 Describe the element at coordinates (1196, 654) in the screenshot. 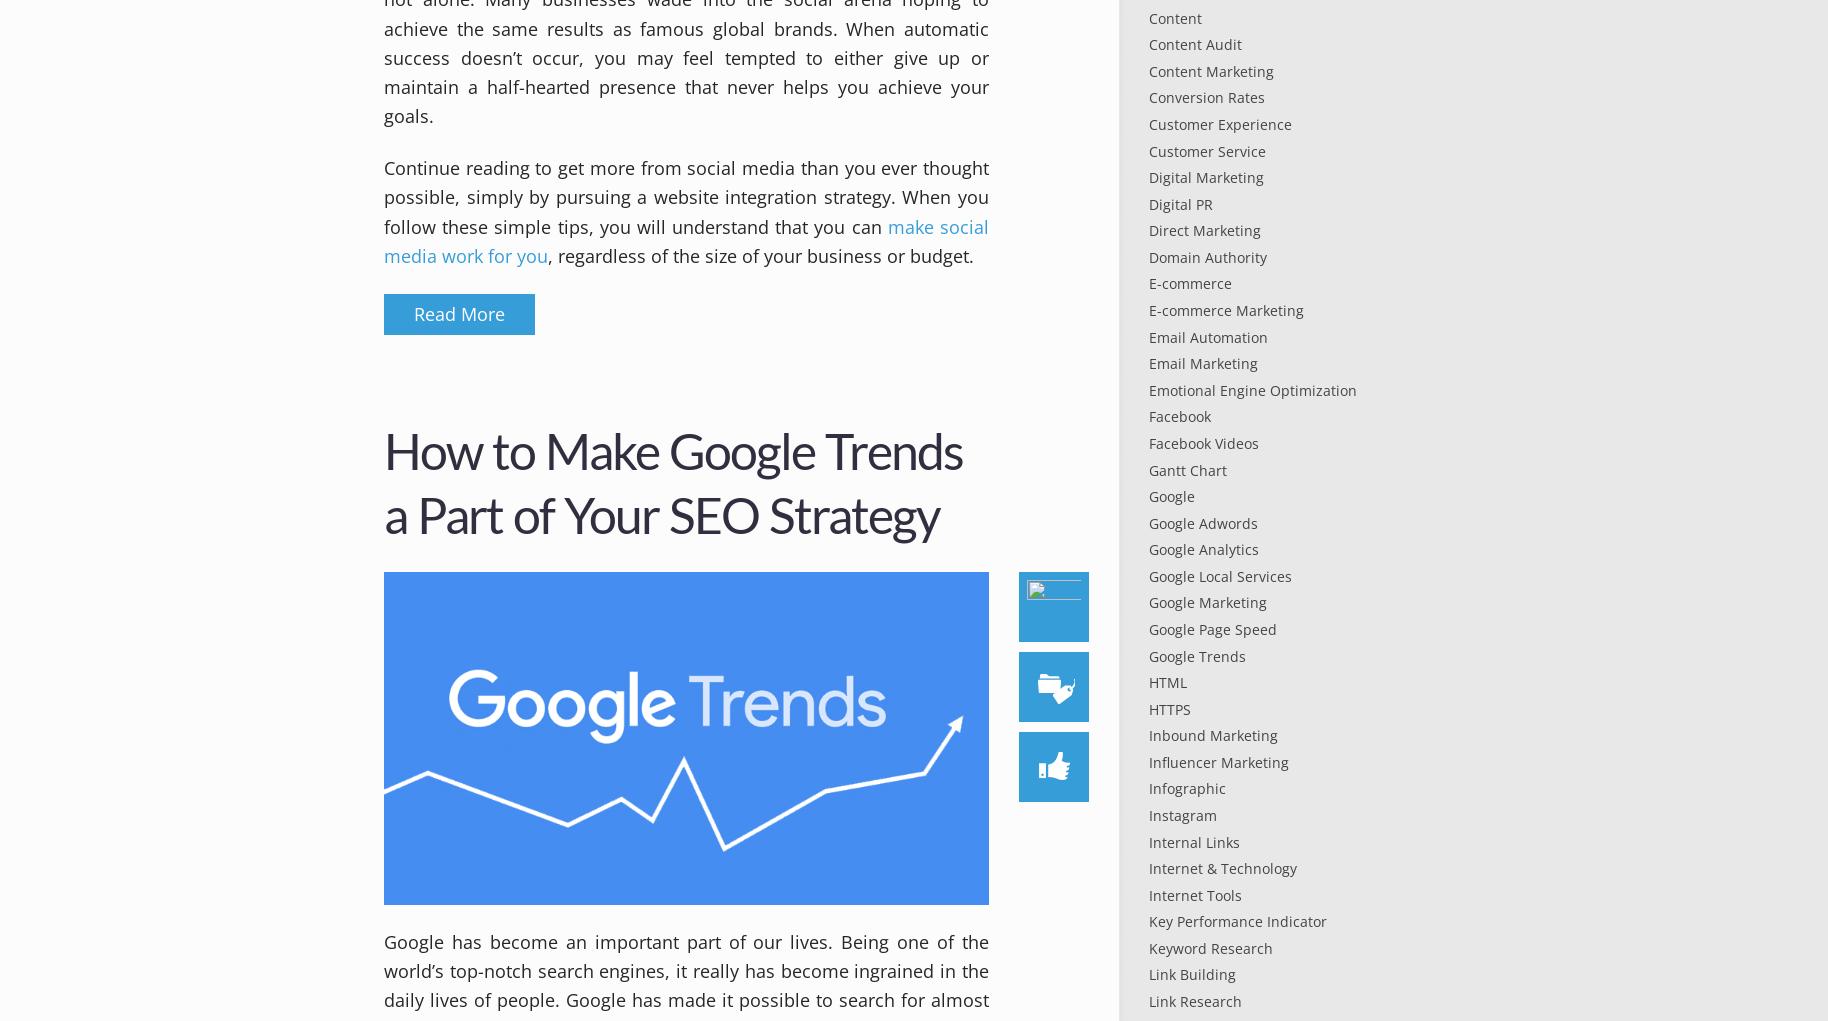

I see `'Google Trends'` at that location.